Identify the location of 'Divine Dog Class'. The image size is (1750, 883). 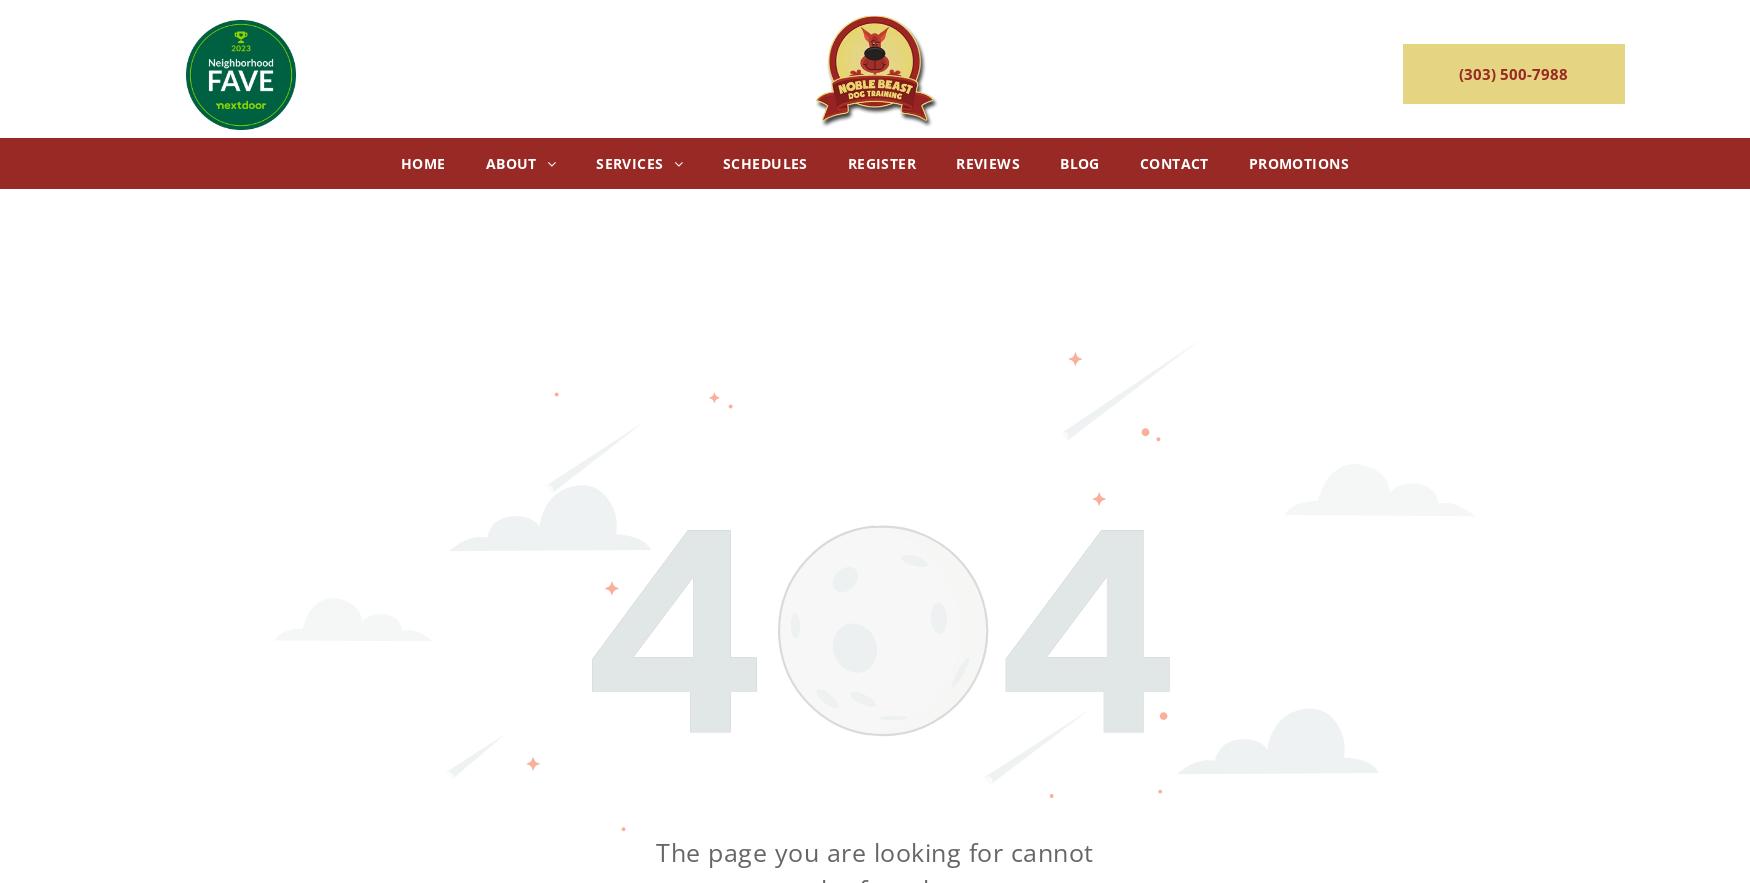
(849, 338).